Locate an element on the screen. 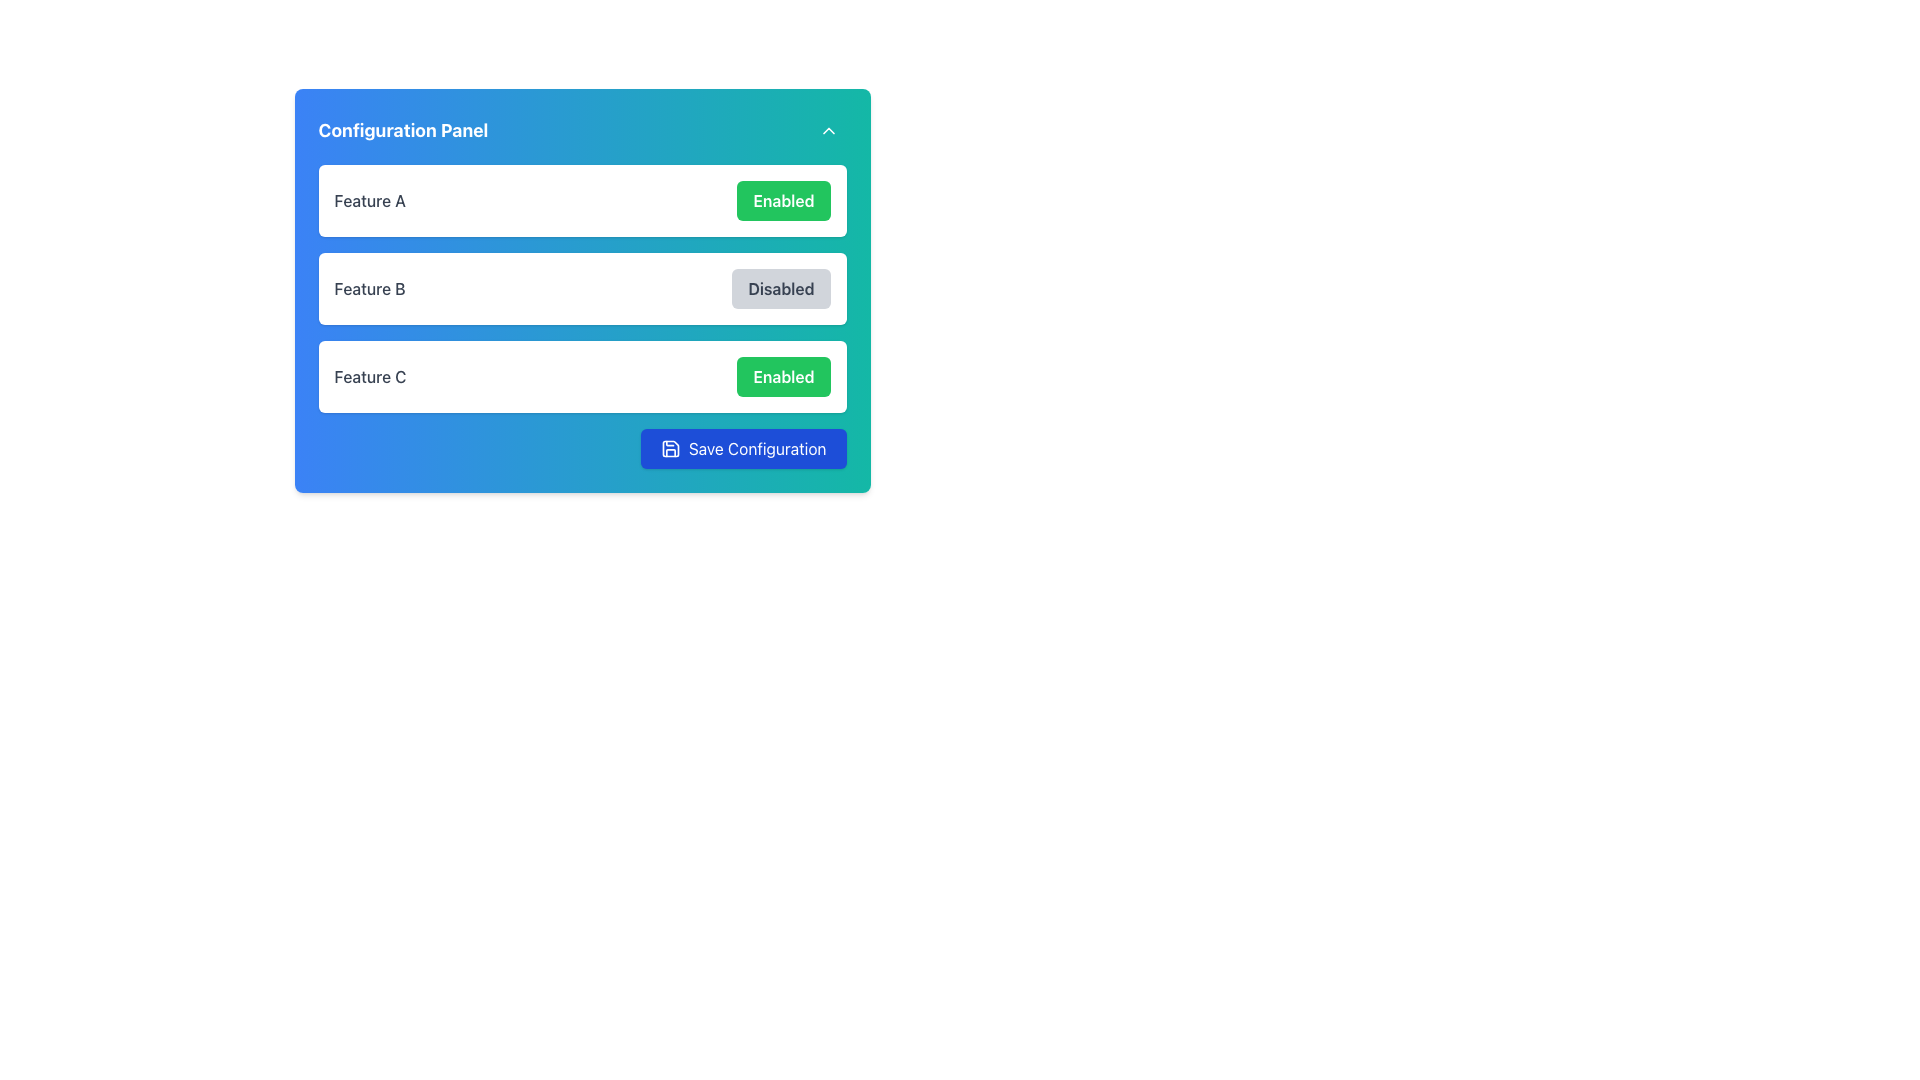  the gray rectangular button labeled 'Disabled' located on the right side of the row labeled 'Feature B' in the configuration panel to attempt an action is located at coordinates (780, 289).